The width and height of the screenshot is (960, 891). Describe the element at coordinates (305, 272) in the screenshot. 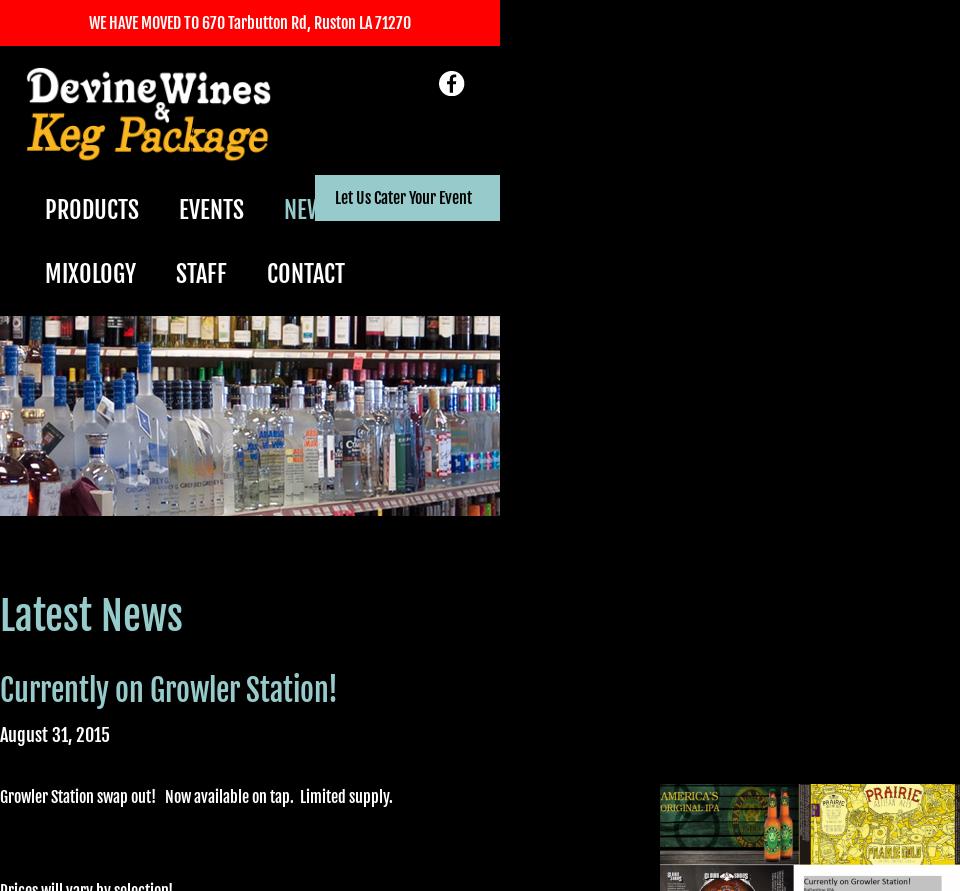

I see `'CONTACT'` at that location.